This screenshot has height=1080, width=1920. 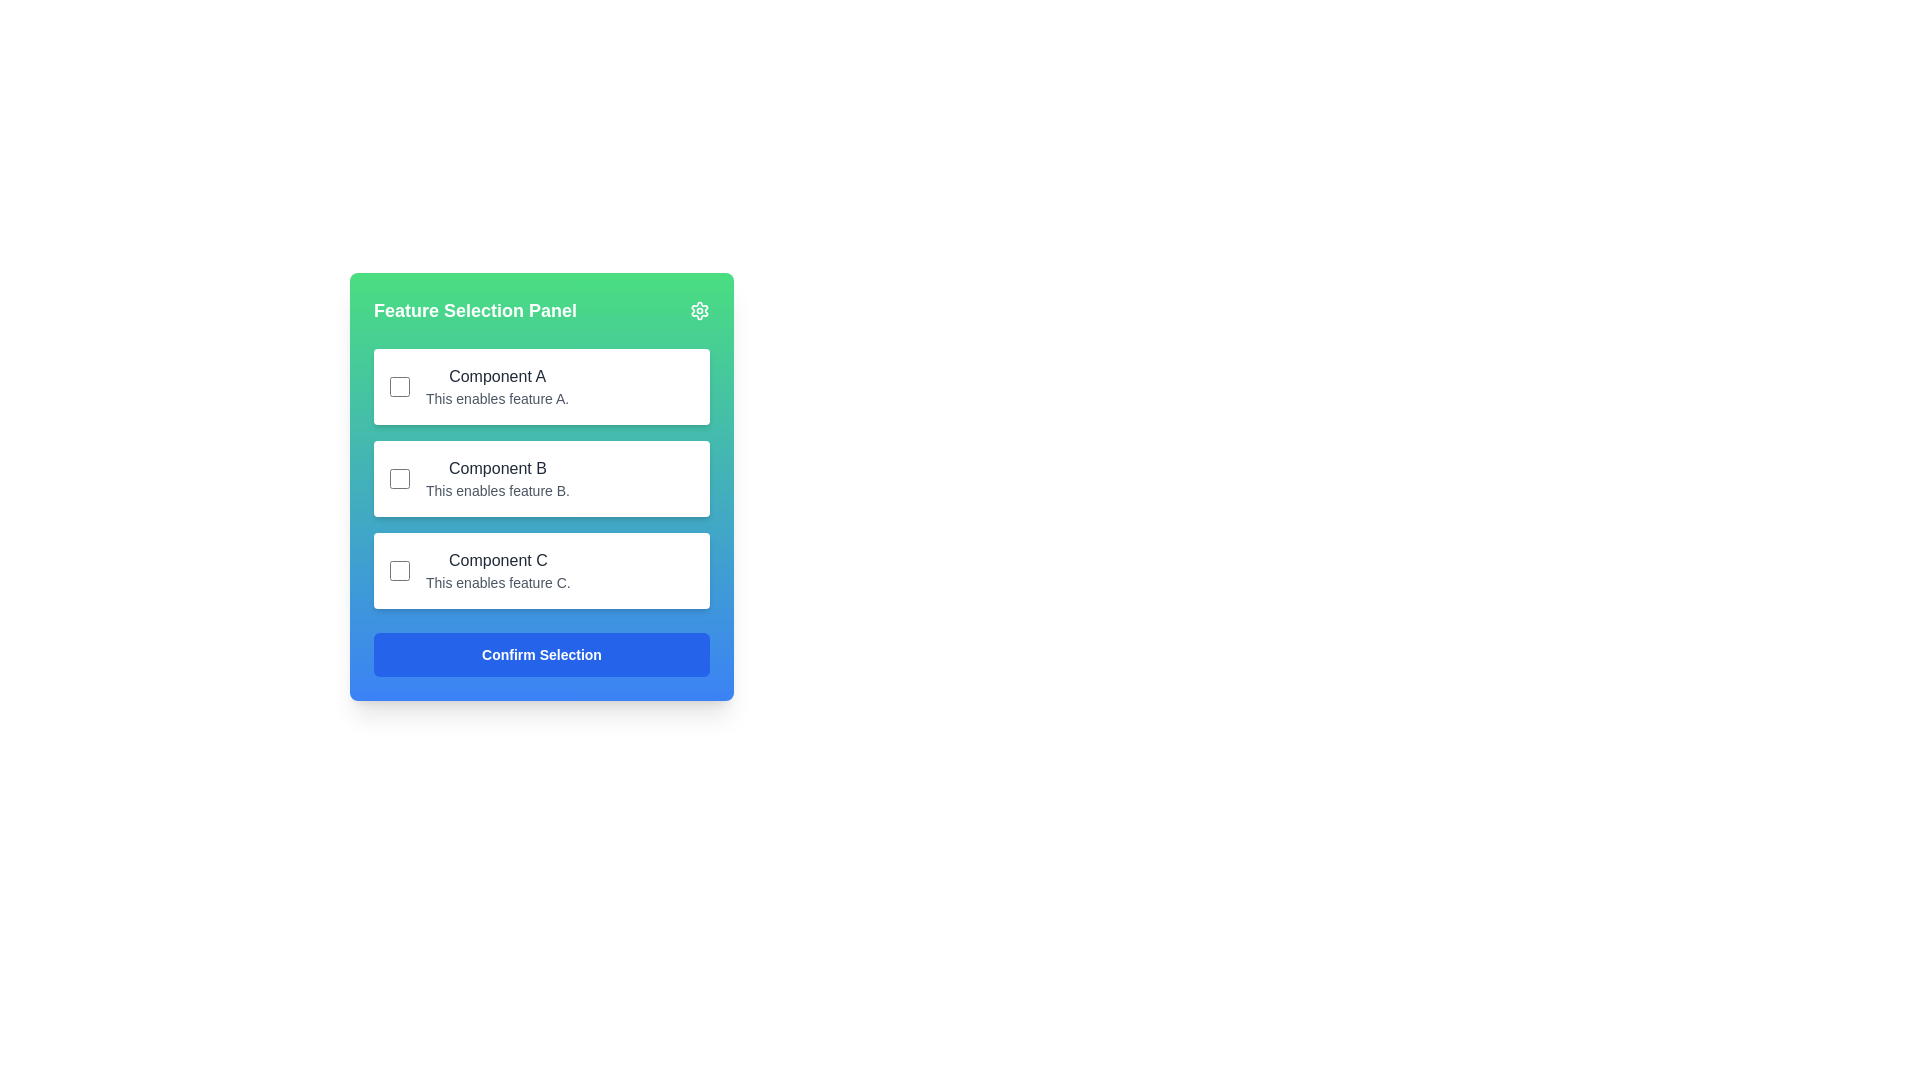 What do you see at coordinates (498, 490) in the screenshot?
I see `the descriptive label text that provides additional information about 'Component B', positioned as the second line of text within the 'Feature Selection Panel'` at bounding box center [498, 490].